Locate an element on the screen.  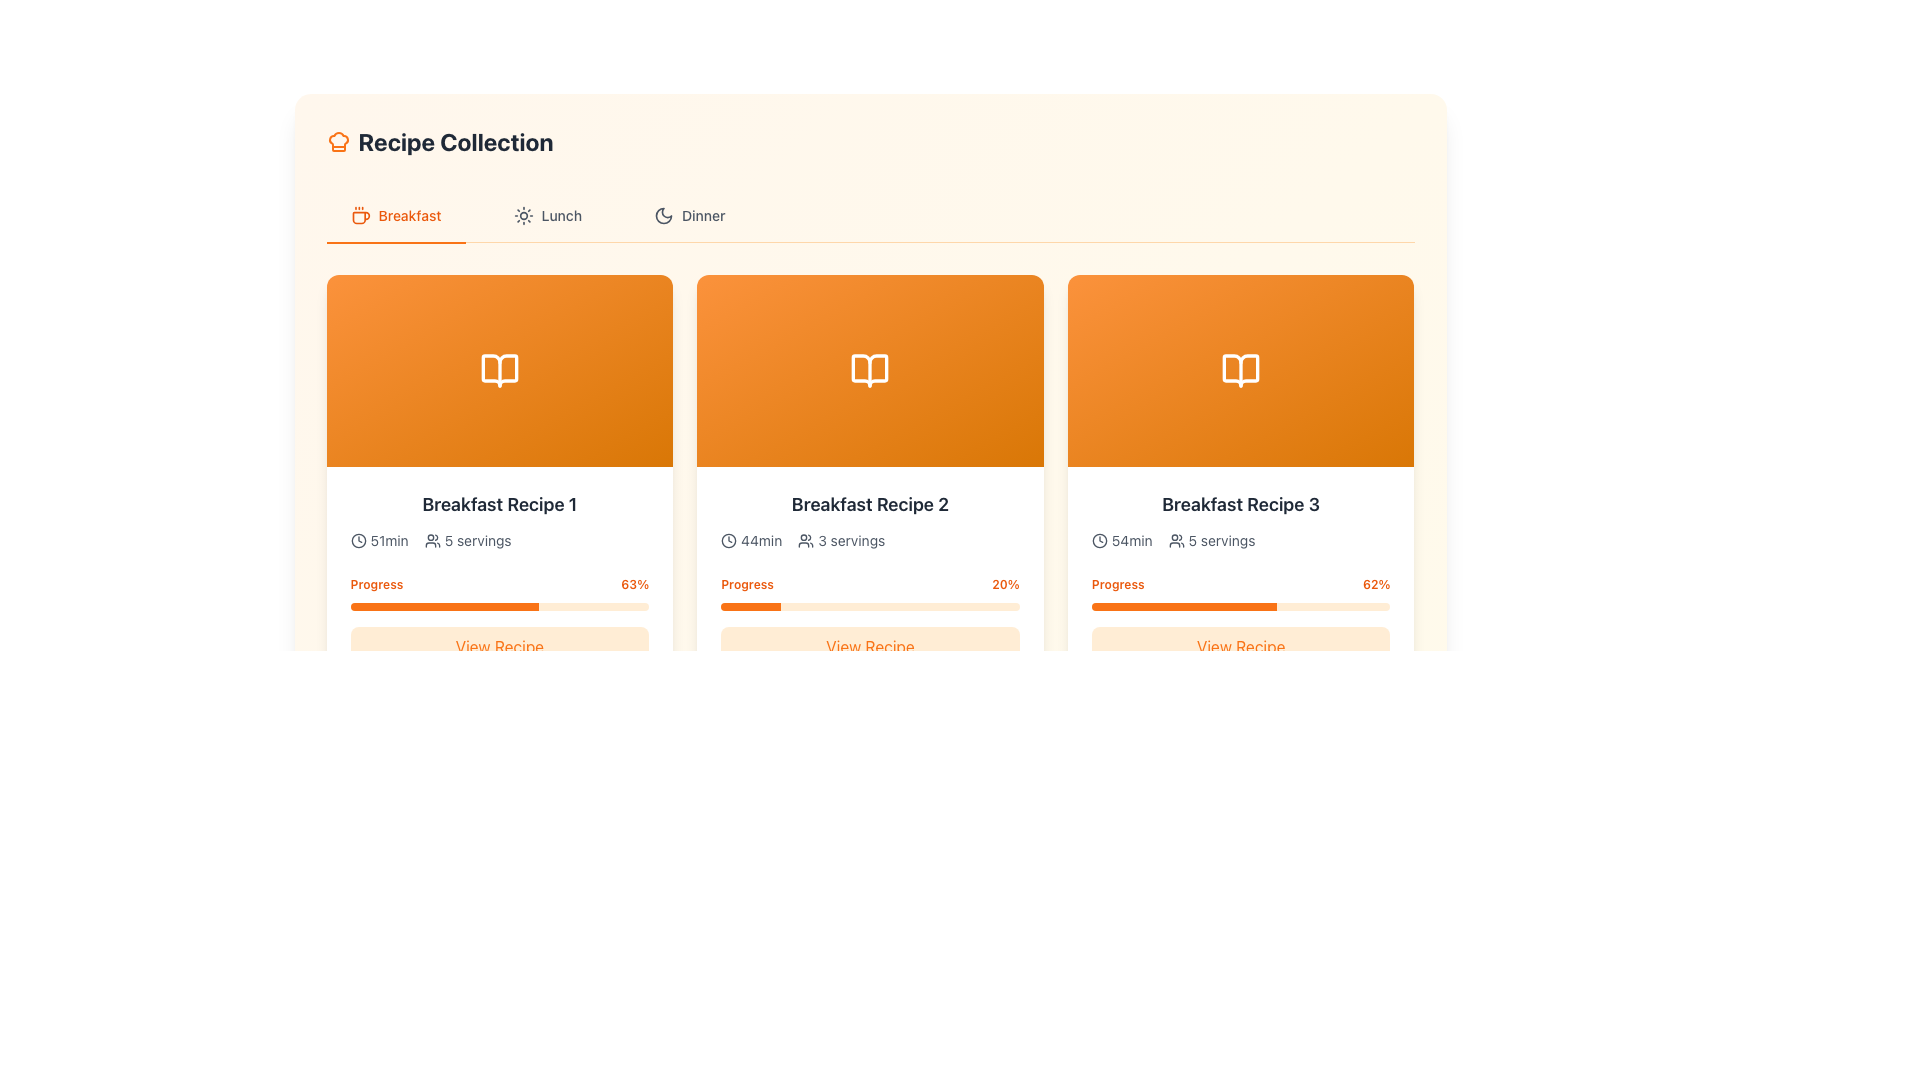
the button located at the bottom center of the card for 'Breakfast Recipe 3' is located at coordinates (1240, 647).